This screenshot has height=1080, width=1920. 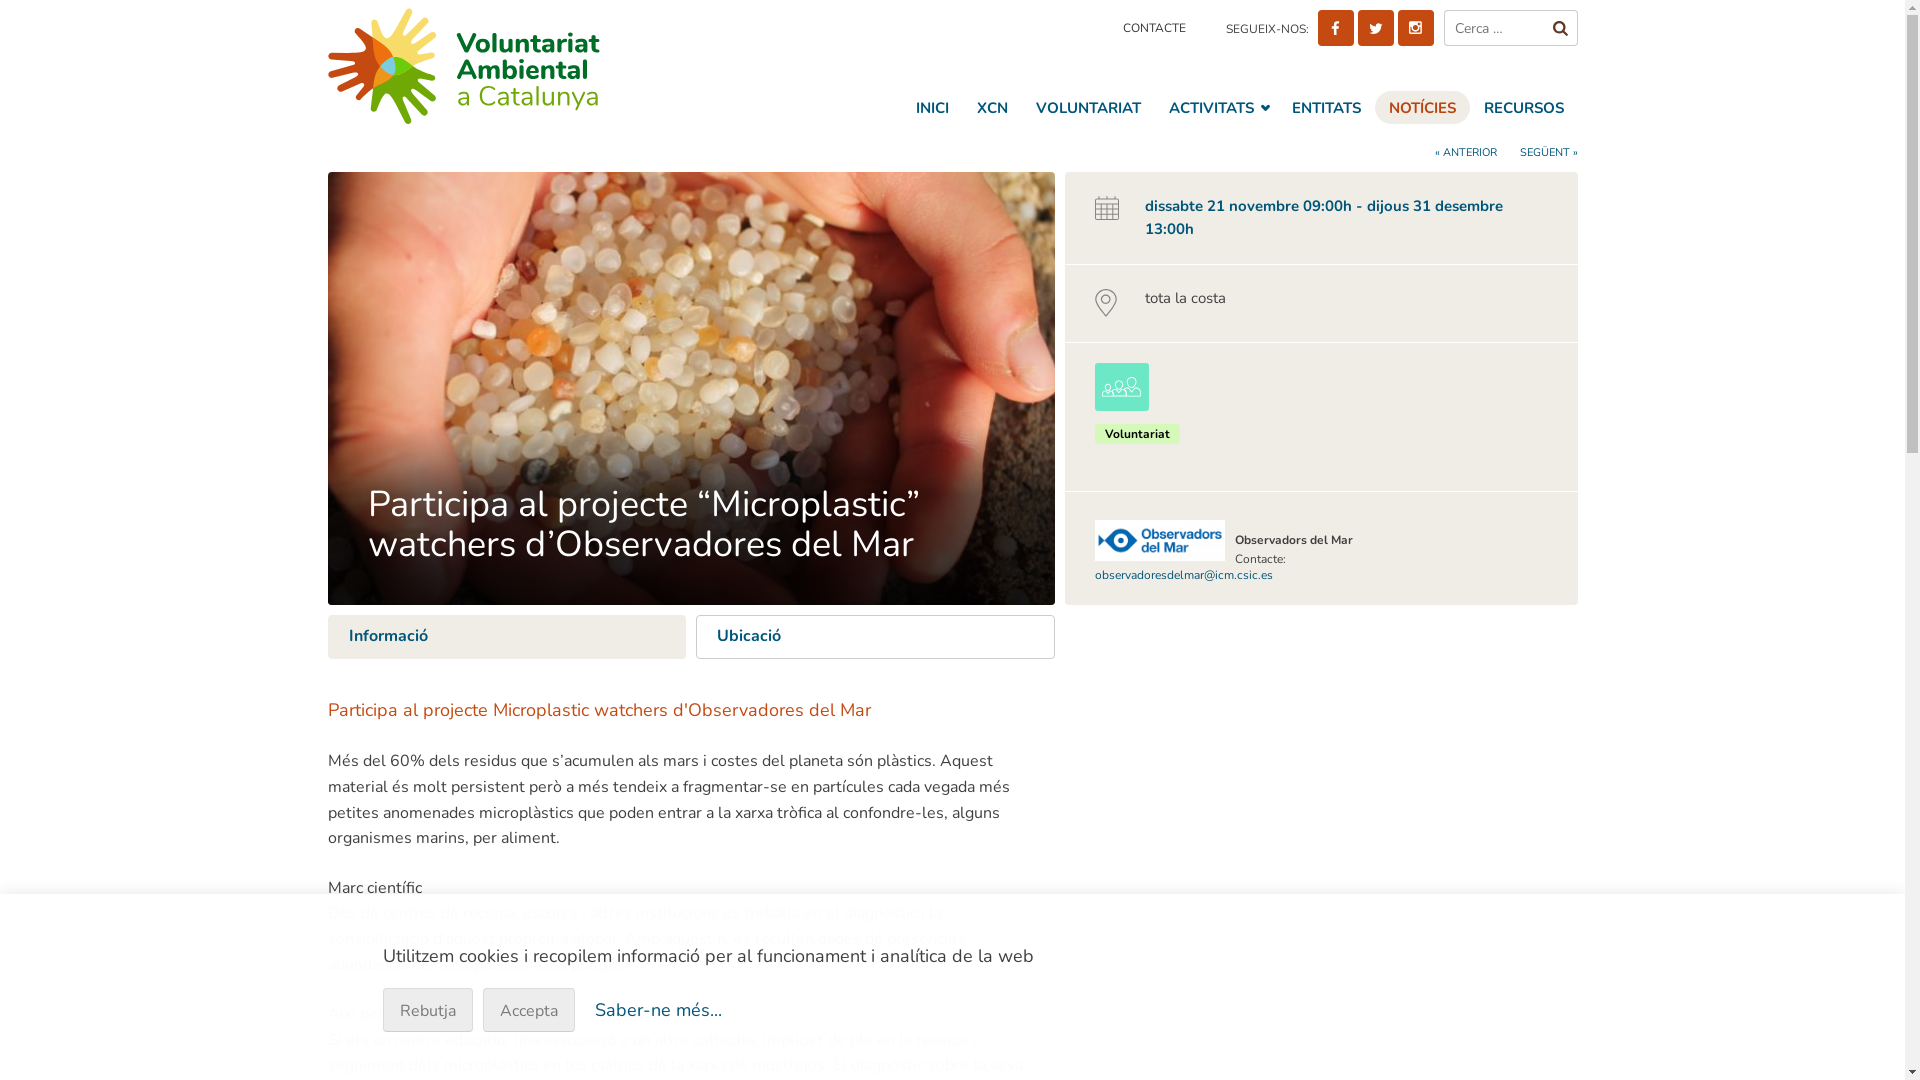 I want to click on 'XCN', so click(x=991, y=107).